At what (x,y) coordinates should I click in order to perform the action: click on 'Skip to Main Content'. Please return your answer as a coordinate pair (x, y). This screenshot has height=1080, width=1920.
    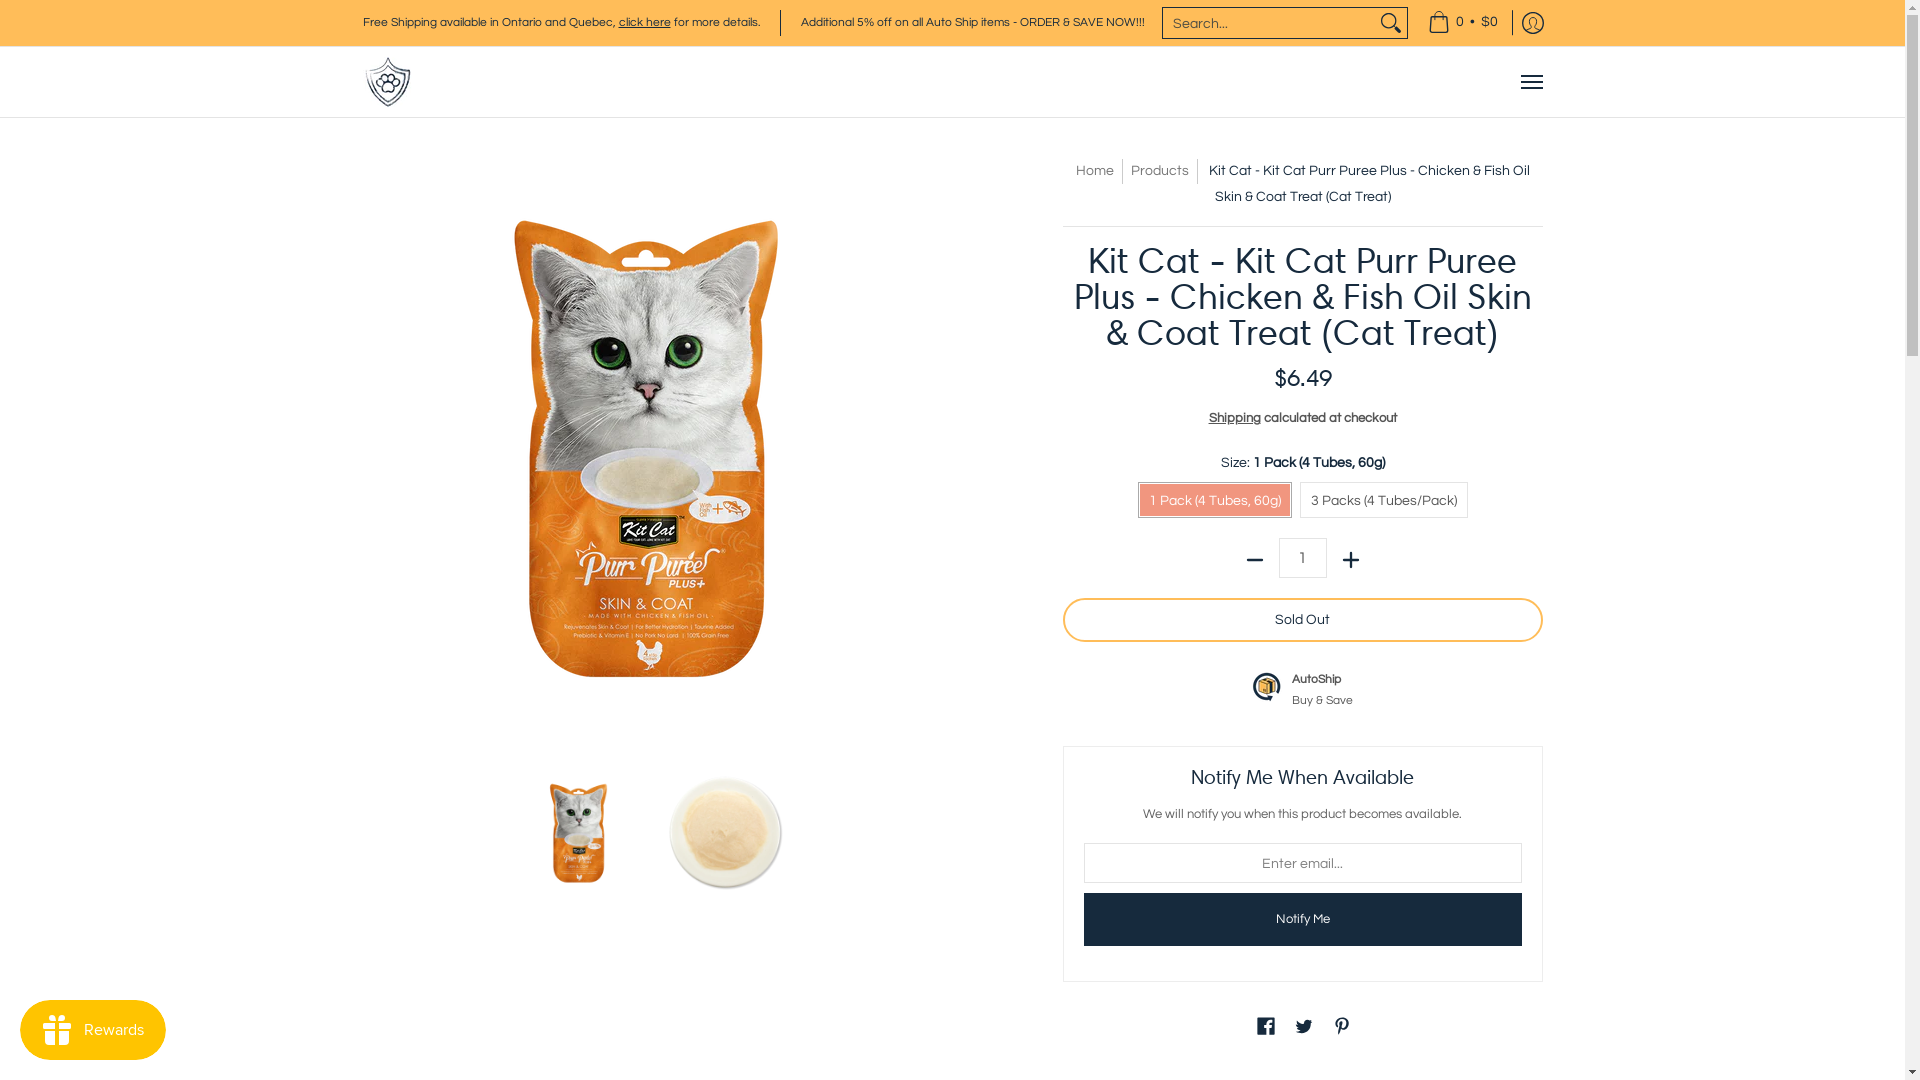
    Looking at the image, I should click on (0, 12).